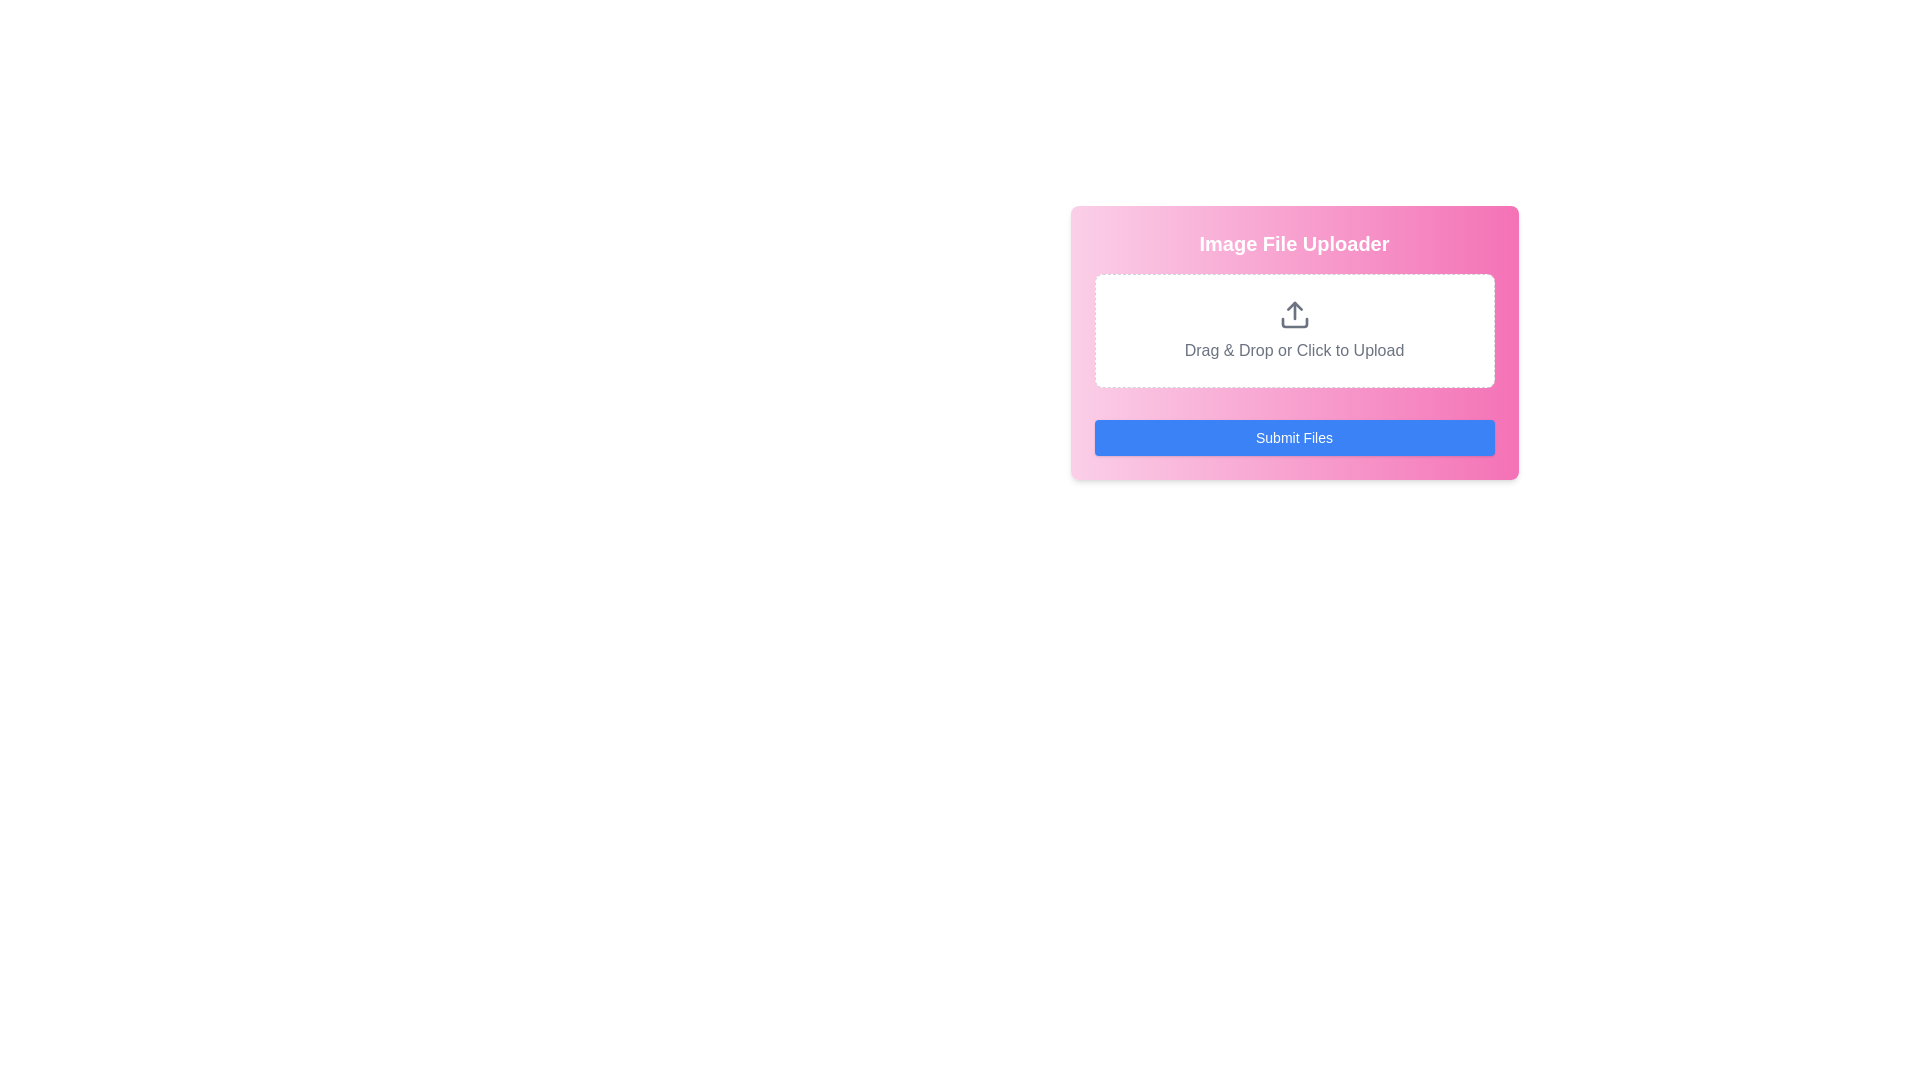  Describe the element at coordinates (1294, 315) in the screenshot. I see `the upward arrow icon inside a square with rounded corners, located near the top-center of the 'Drag & Drop or Click to Upload' section` at that location.